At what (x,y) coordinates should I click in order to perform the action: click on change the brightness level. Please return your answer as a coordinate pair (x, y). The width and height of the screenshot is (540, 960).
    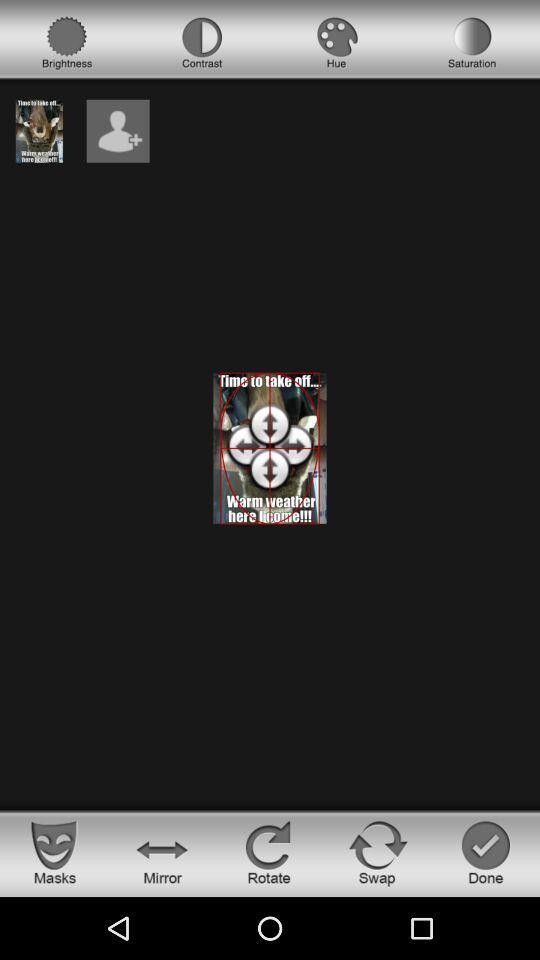
    Looking at the image, I should click on (67, 42).